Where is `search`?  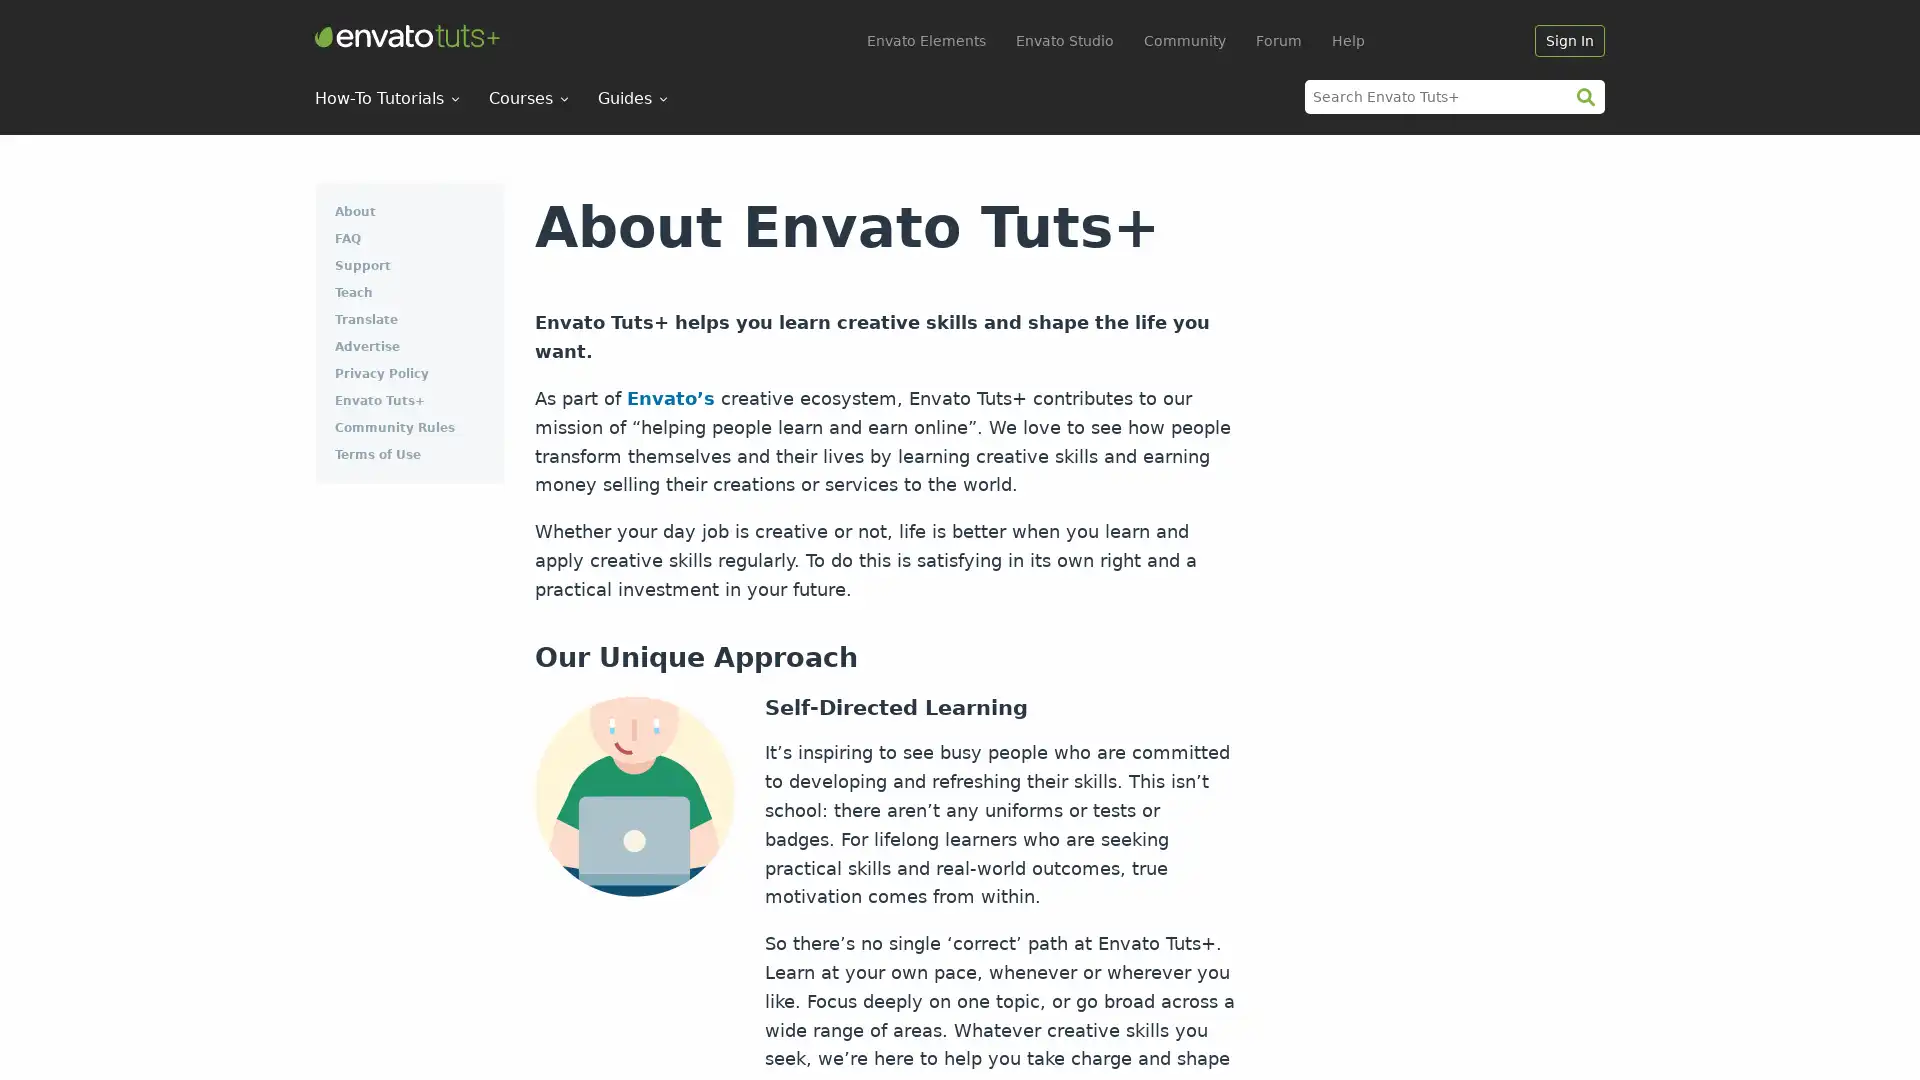
search is located at coordinates (1584, 96).